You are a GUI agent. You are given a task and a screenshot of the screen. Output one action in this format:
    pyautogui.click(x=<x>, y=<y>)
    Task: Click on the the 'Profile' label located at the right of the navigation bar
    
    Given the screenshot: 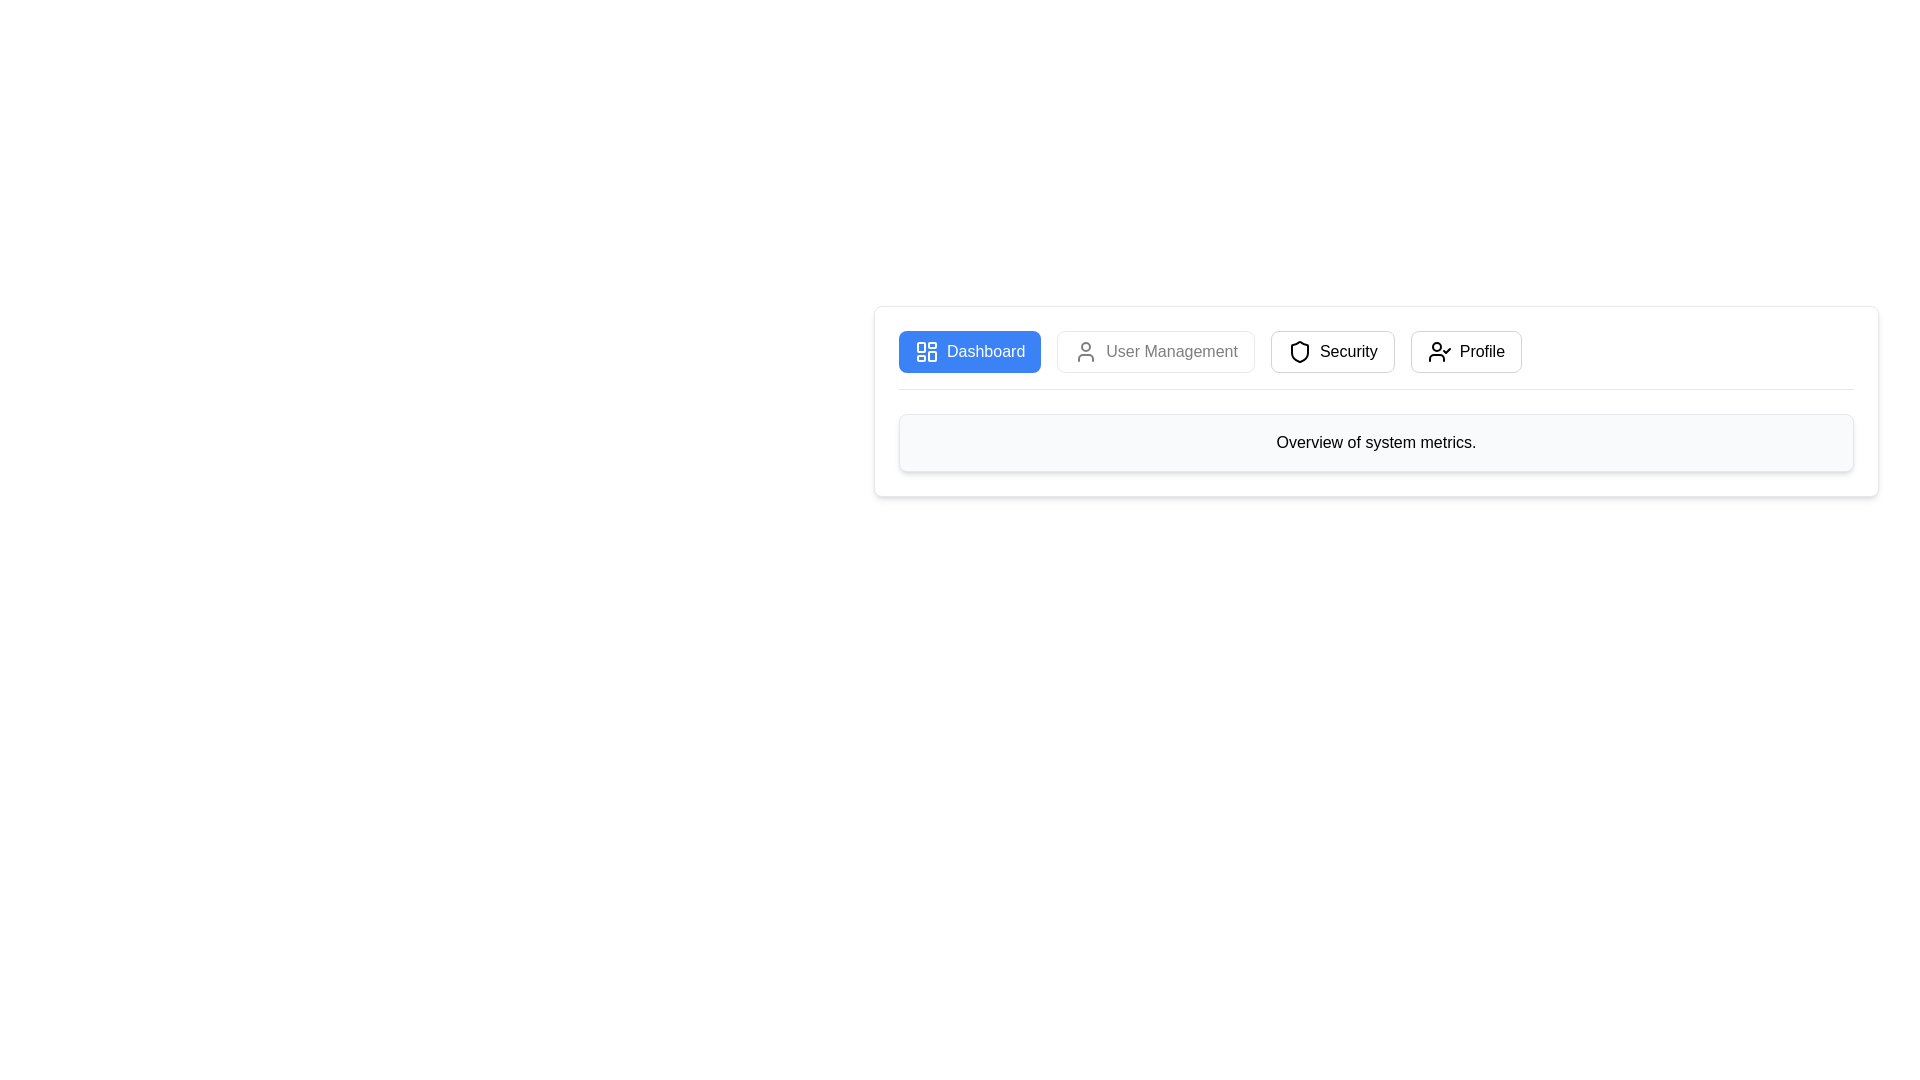 What is the action you would take?
    pyautogui.click(x=1482, y=350)
    